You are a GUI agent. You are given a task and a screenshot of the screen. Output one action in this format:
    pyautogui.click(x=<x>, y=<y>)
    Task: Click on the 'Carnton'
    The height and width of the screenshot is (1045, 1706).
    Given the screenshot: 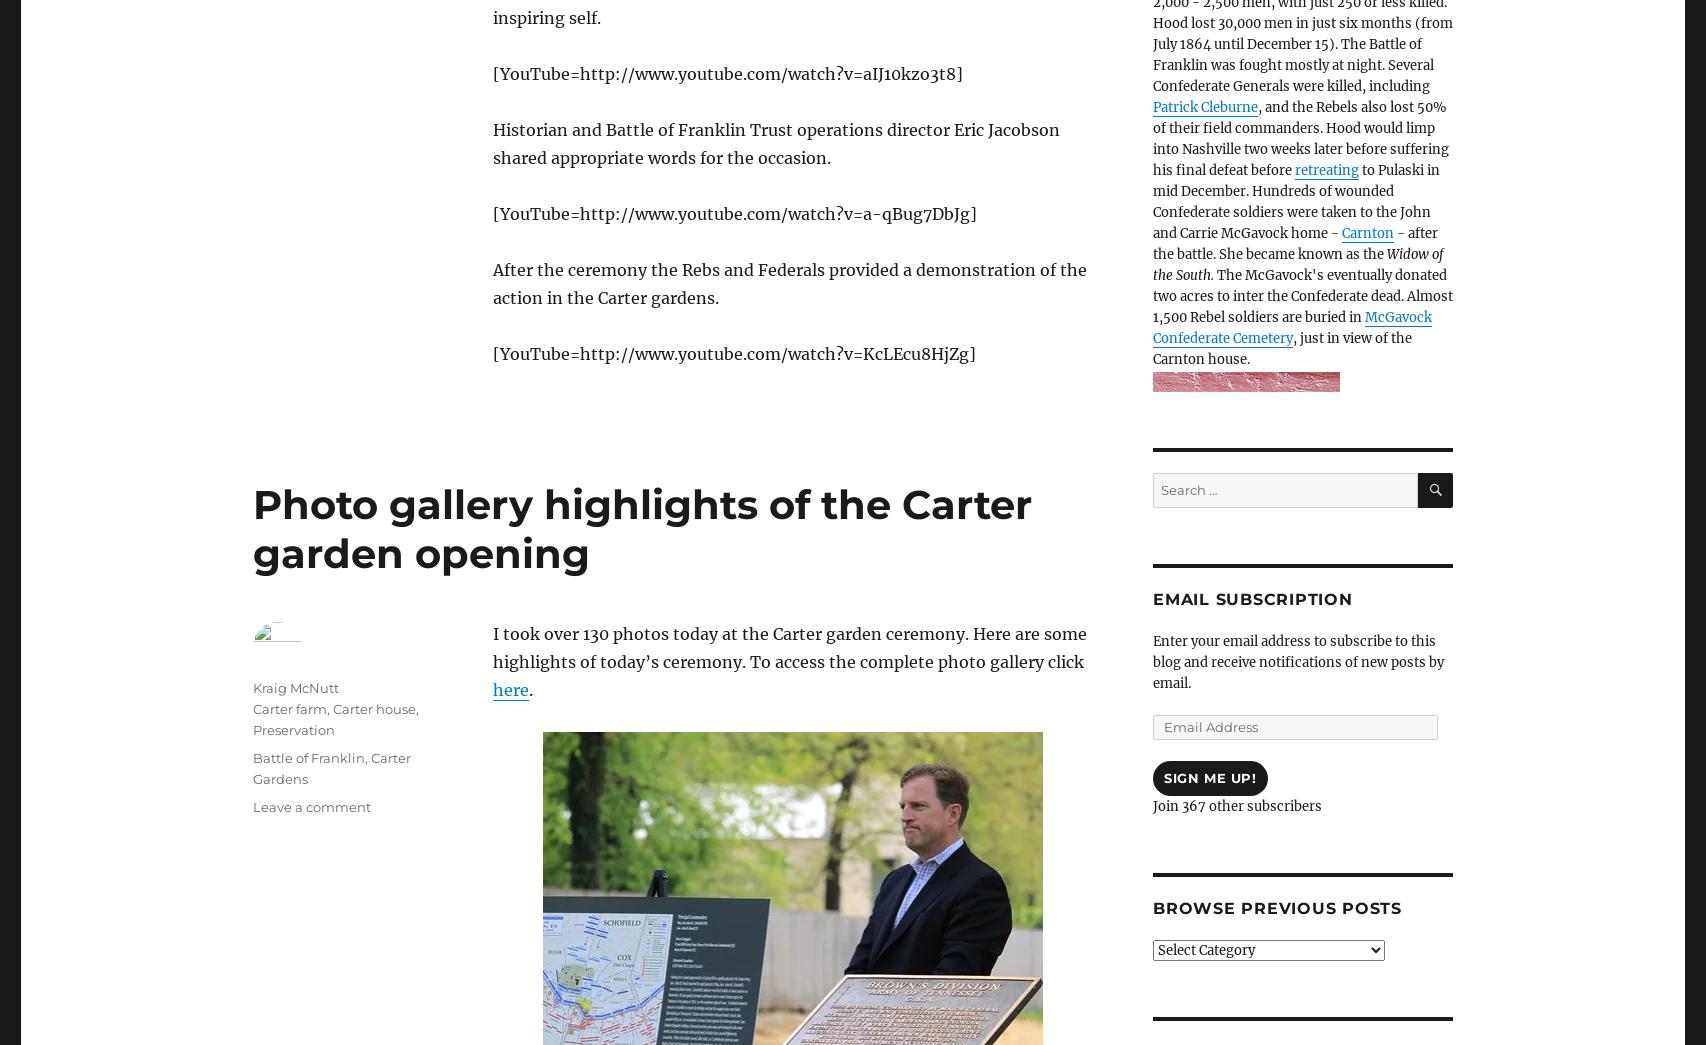 What is the action you would take?
    pyautogui.click(x=1367, y=232)
    